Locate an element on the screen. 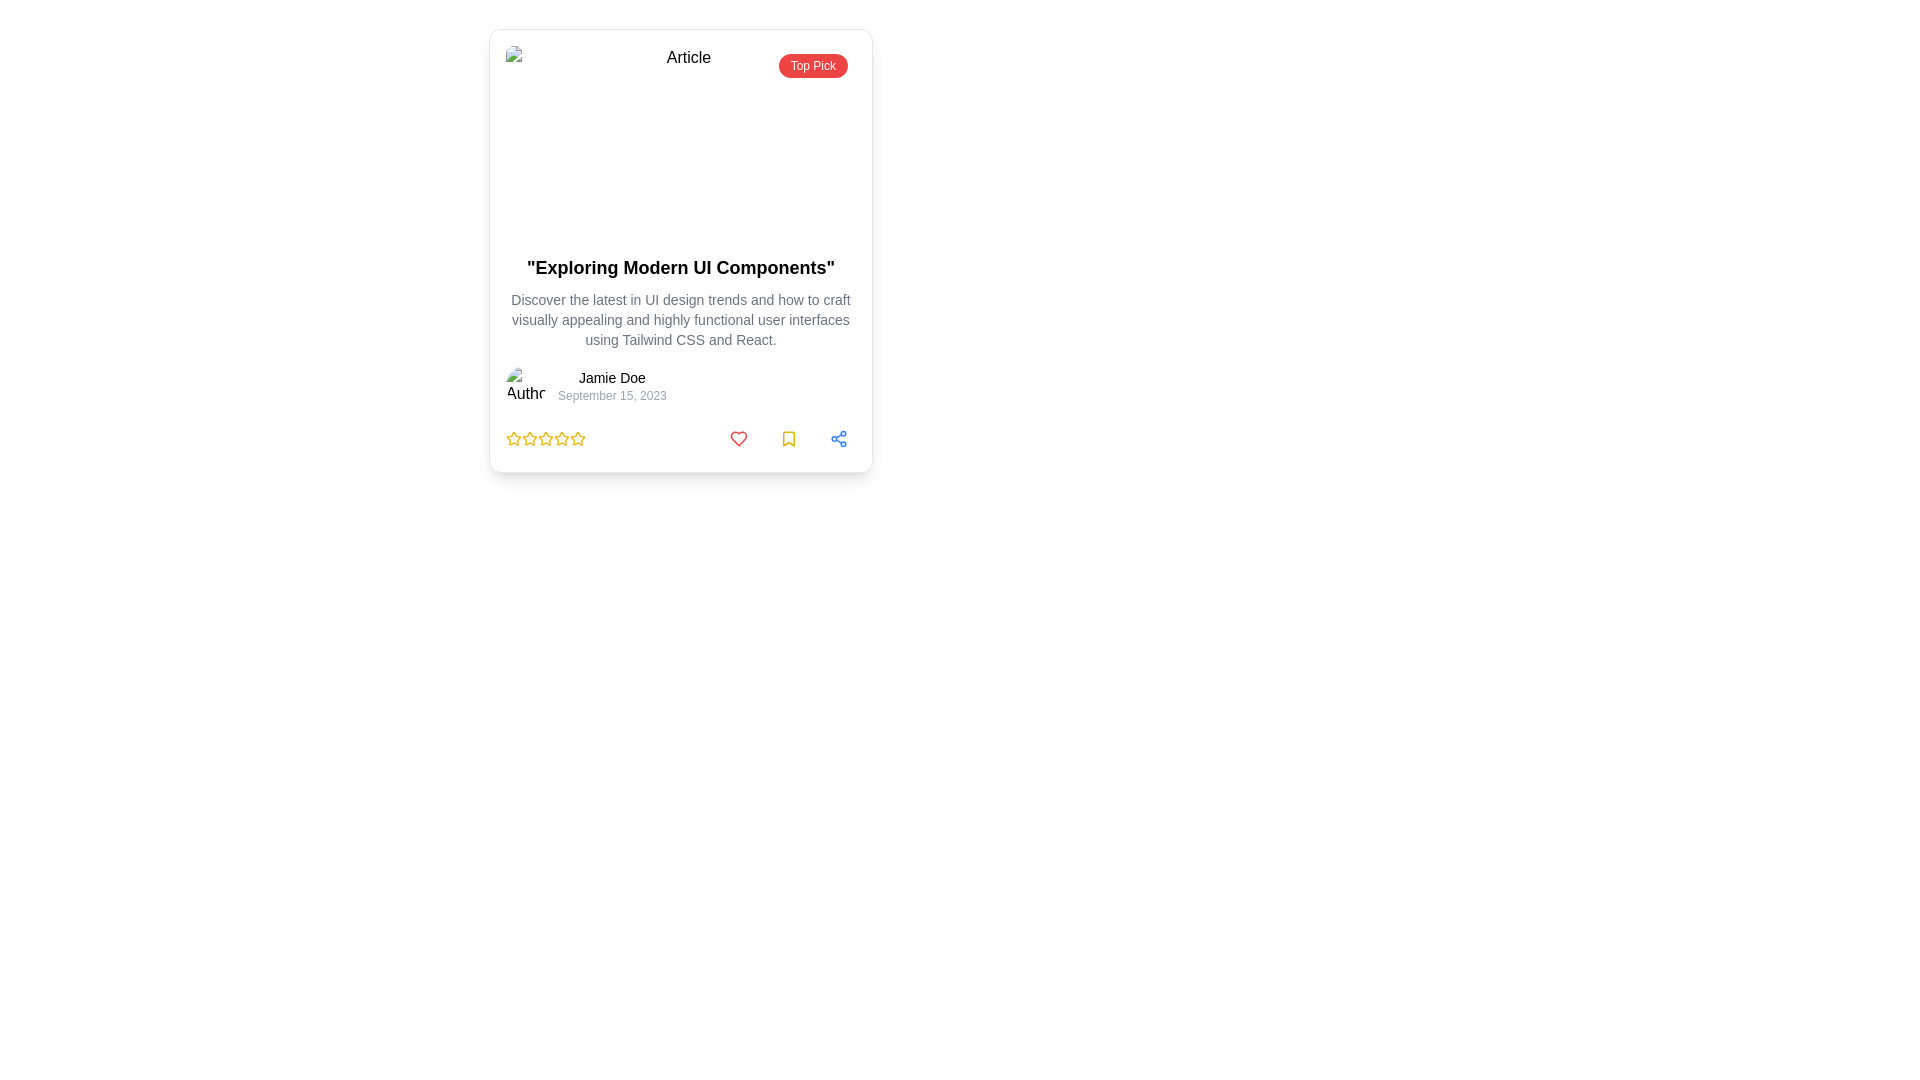  the heart icon at the bottom-right corner of the card to indicate a 'like' action is located at coordinates (738, 438).